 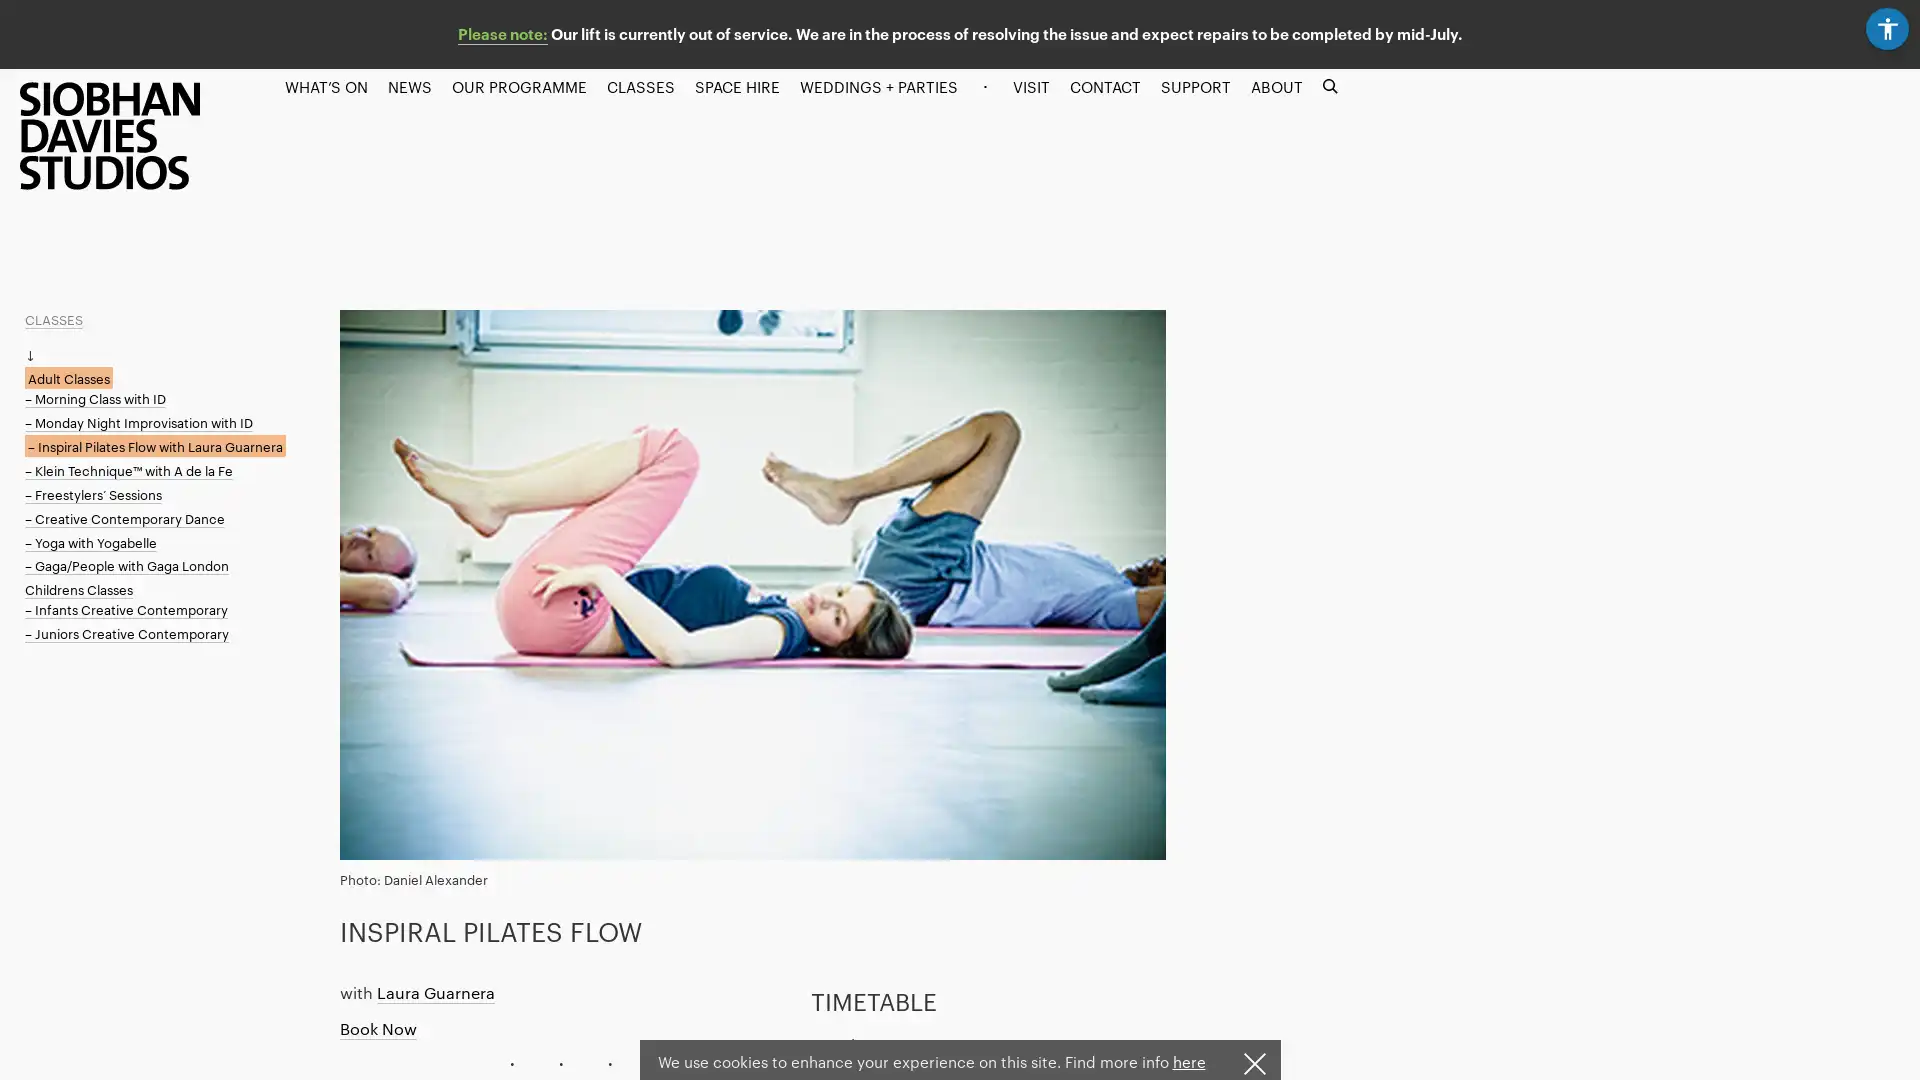 I want to click on Accessibility settings, so click(x=1889, y=24).